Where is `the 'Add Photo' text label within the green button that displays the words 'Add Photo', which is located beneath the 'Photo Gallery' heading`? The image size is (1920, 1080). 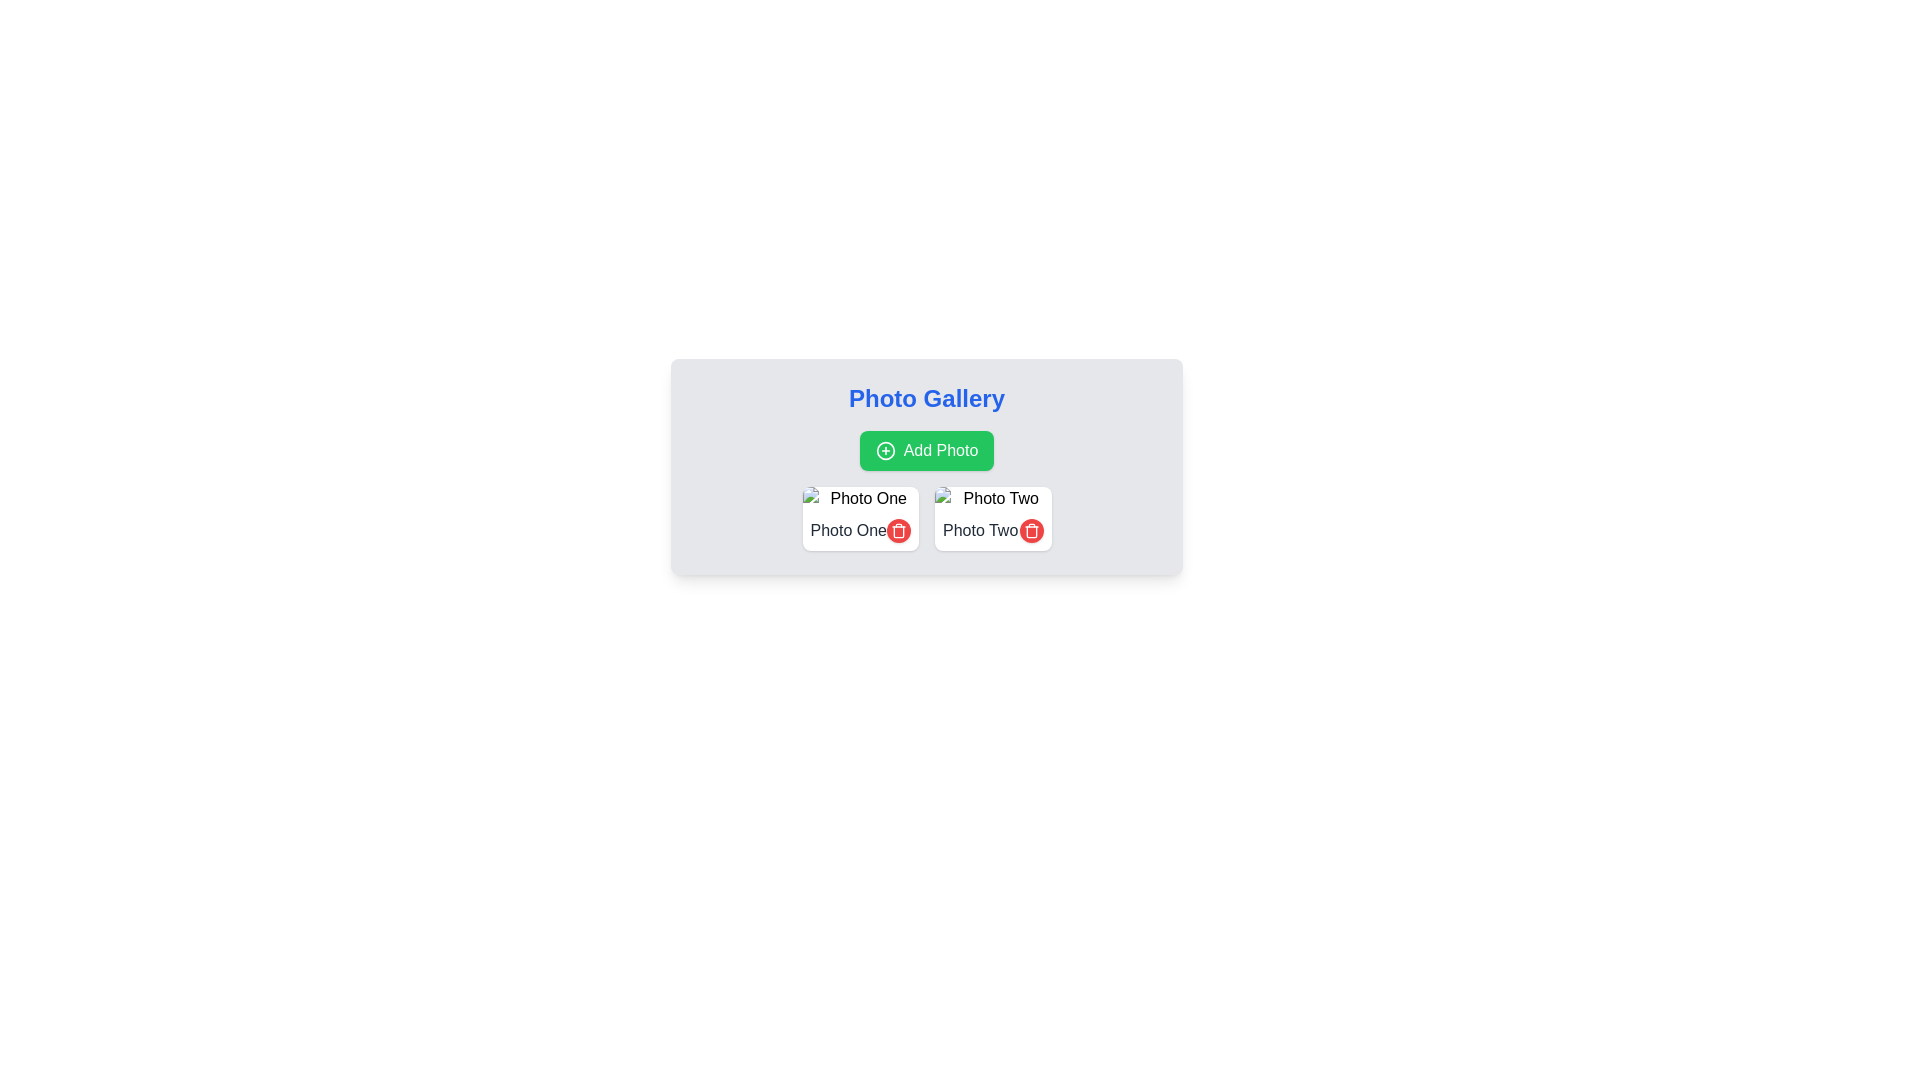 the 'Add Photo' text label within the green button that displays the words 'Add Photo', which is located beneath the 'Photo Gallery' heading is located at coordinates (939, 451).